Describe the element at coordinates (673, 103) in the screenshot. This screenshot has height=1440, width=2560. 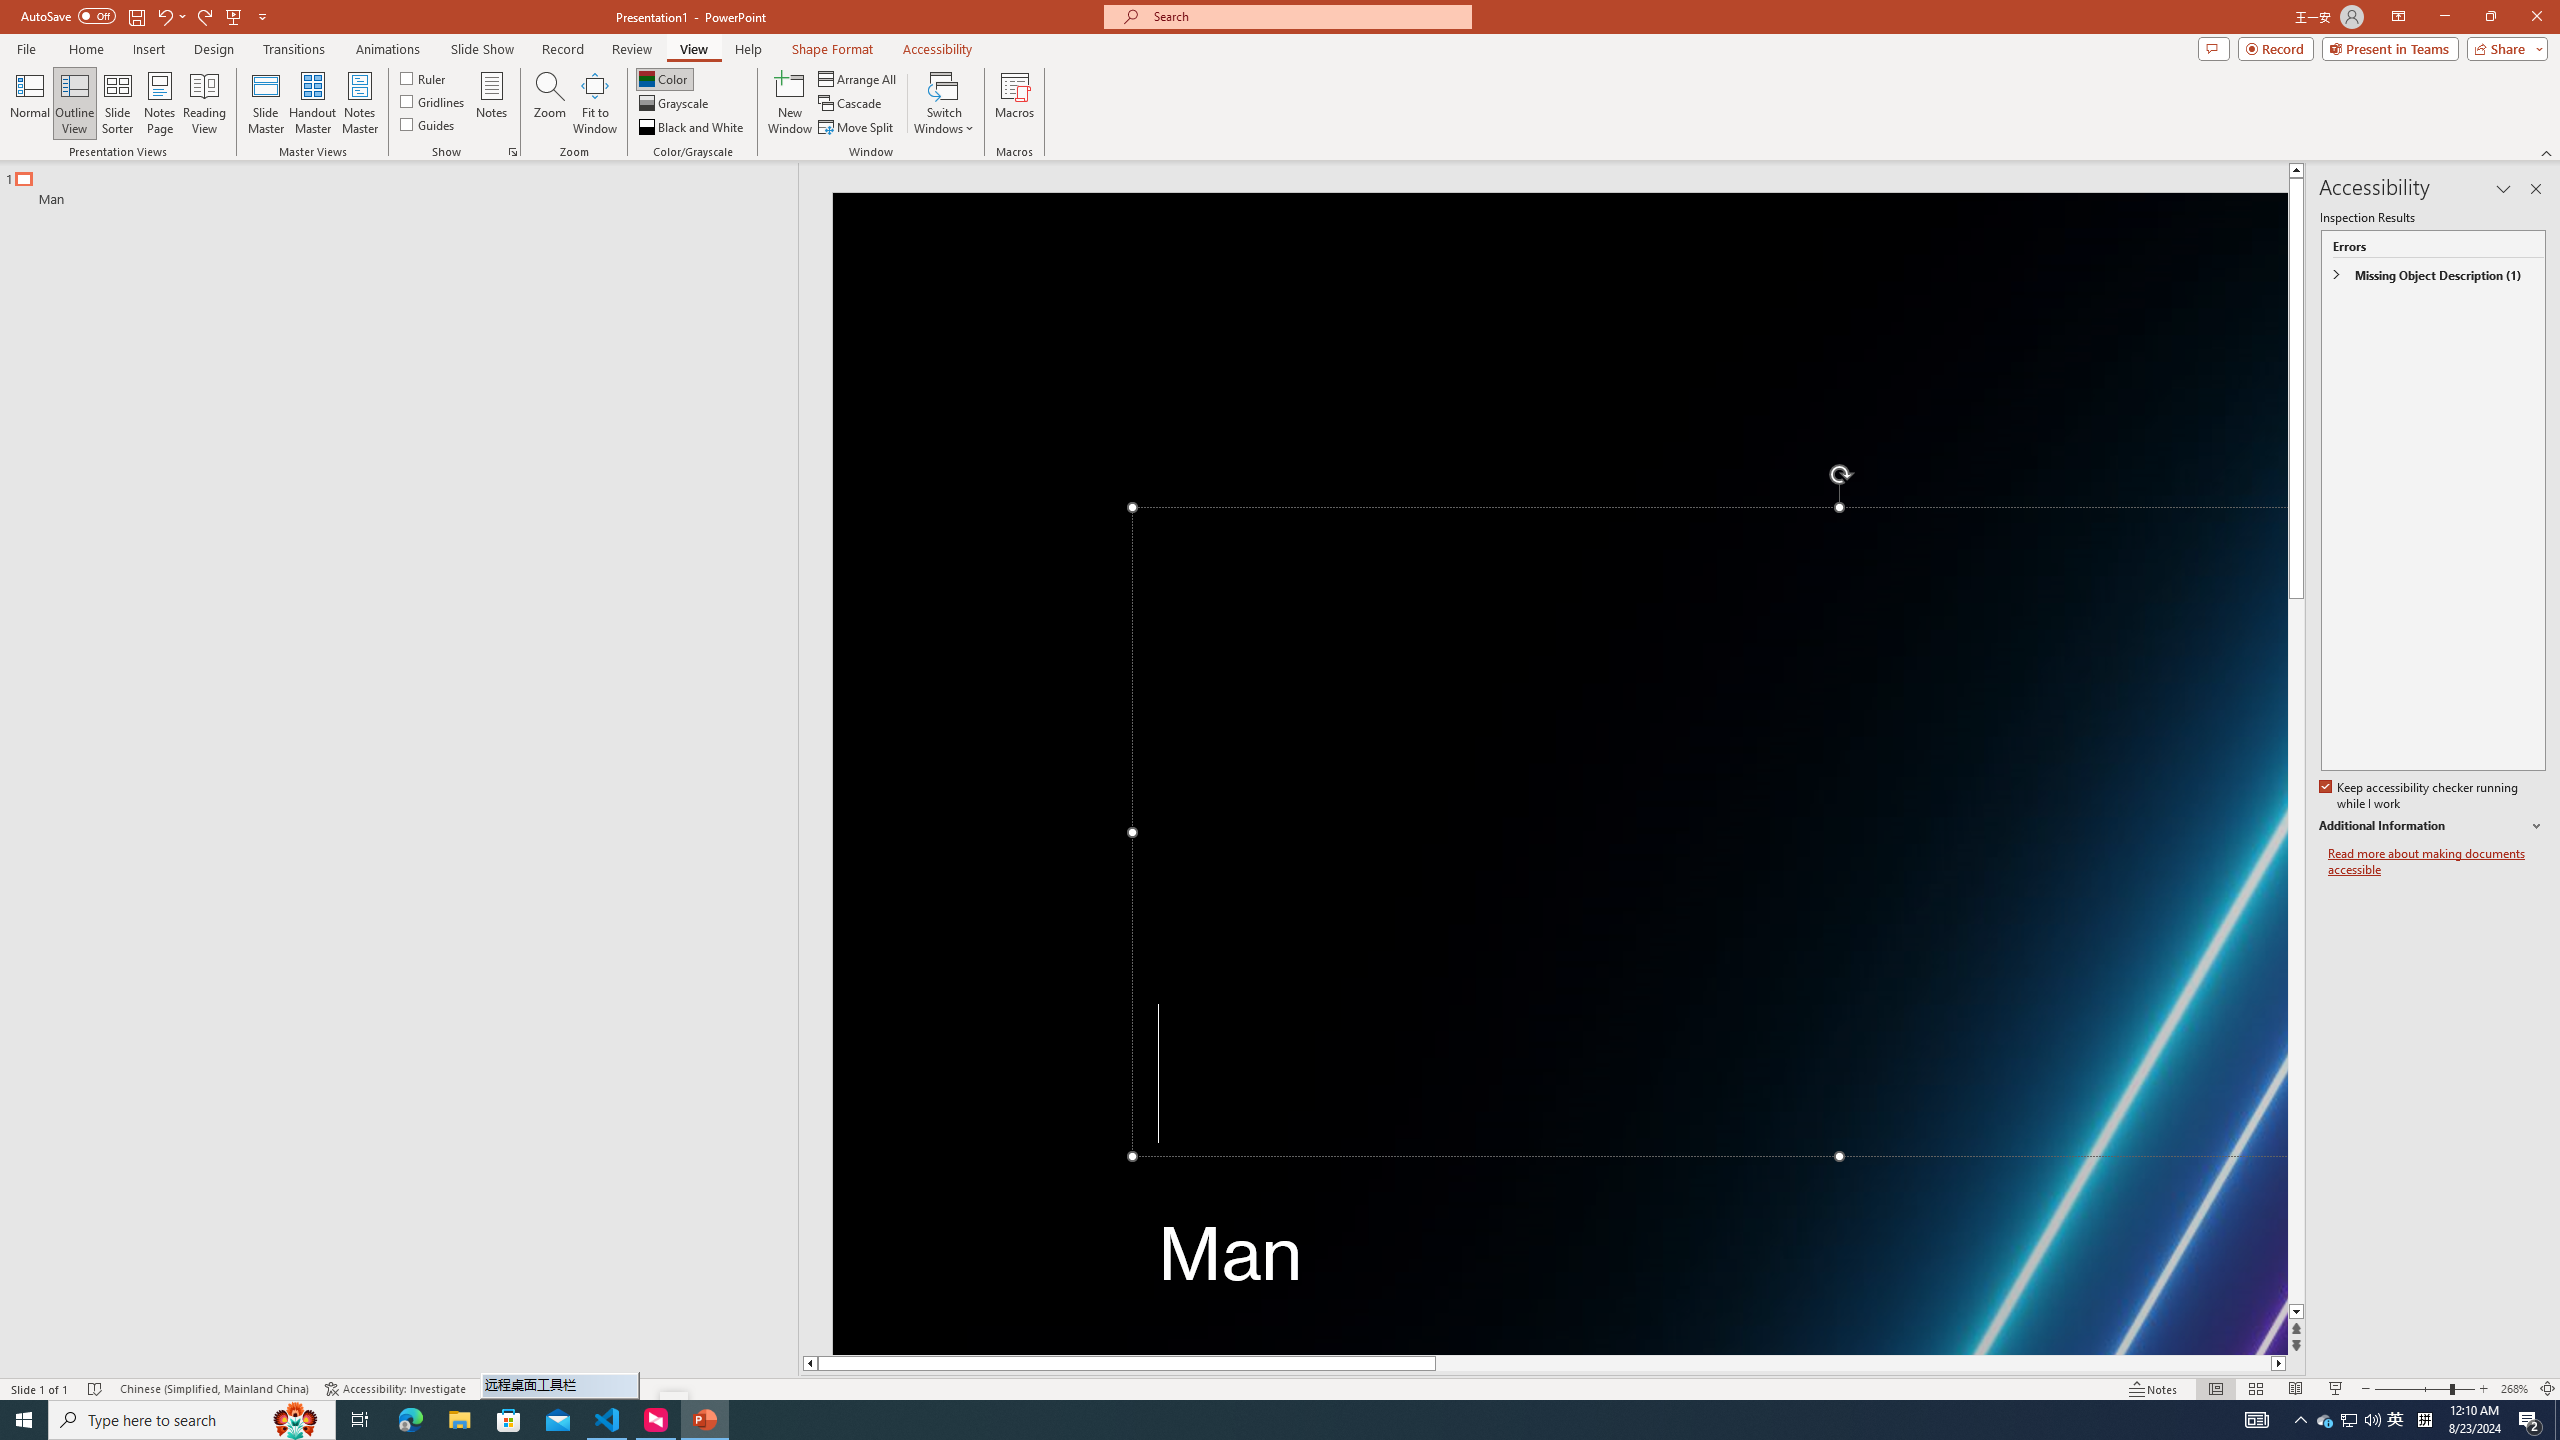
I see `'Grayscale'` at that location.